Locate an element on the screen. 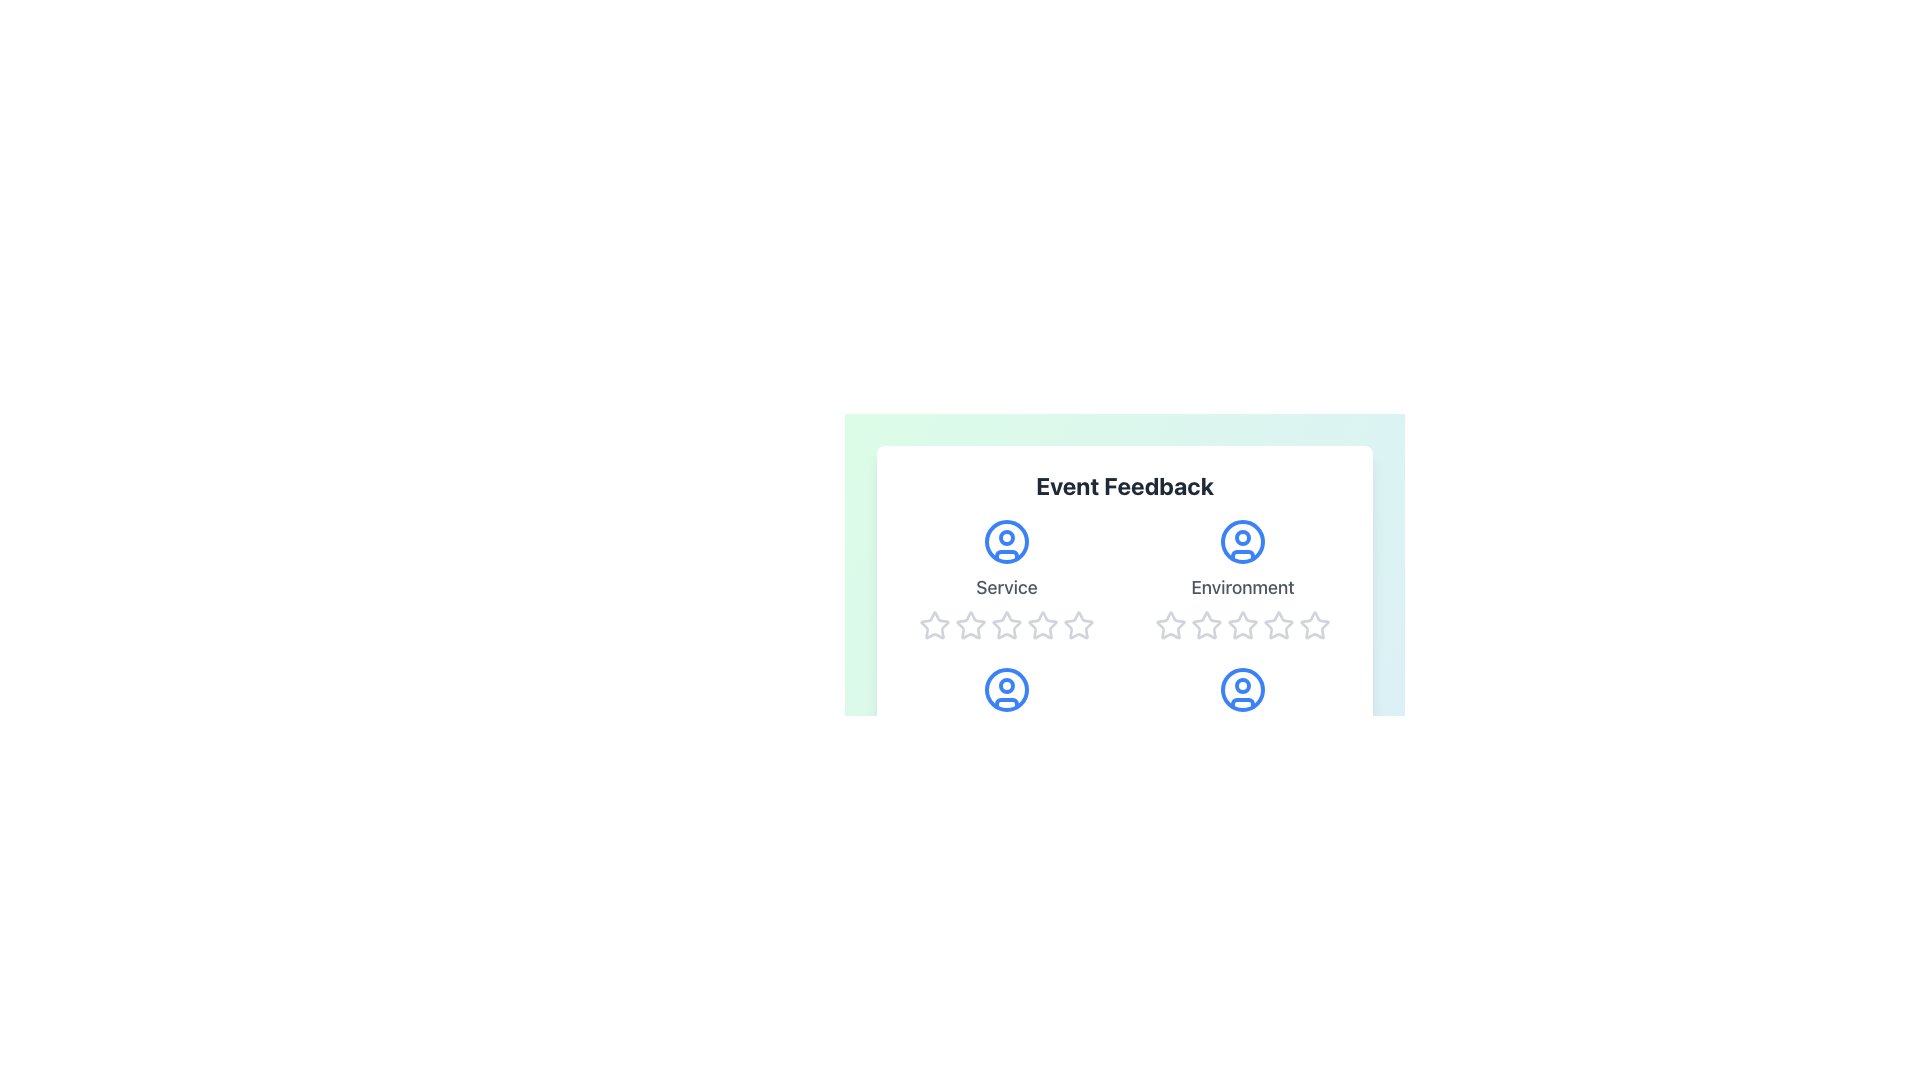 Image resolution: width=1920 pixels, height=1080 pixels. the 'Environment' category icon, which is positioned above the rating stars in the right-hand column of the feedback interface is located at coordinates (1242, 542).